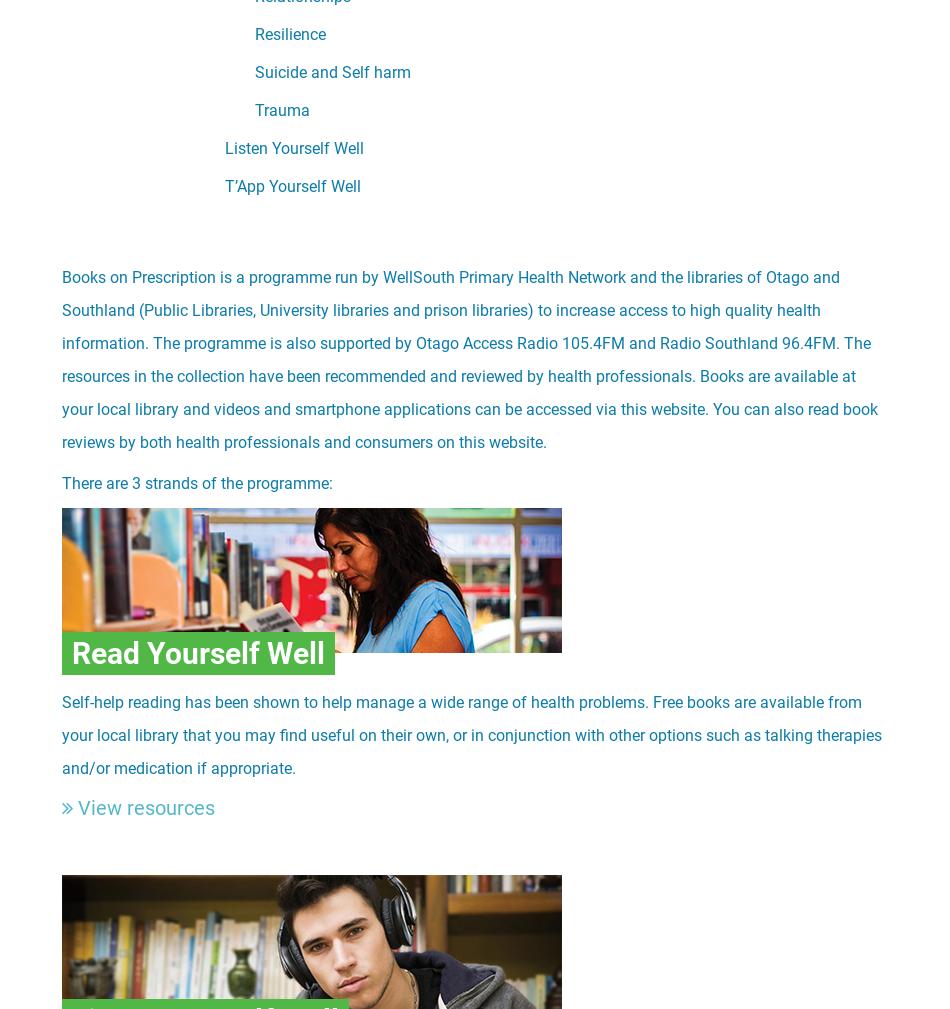 The width and height of the screenshot is (950, 1009). I want to click on 'Listen Yourself Well', so click(293, 147).